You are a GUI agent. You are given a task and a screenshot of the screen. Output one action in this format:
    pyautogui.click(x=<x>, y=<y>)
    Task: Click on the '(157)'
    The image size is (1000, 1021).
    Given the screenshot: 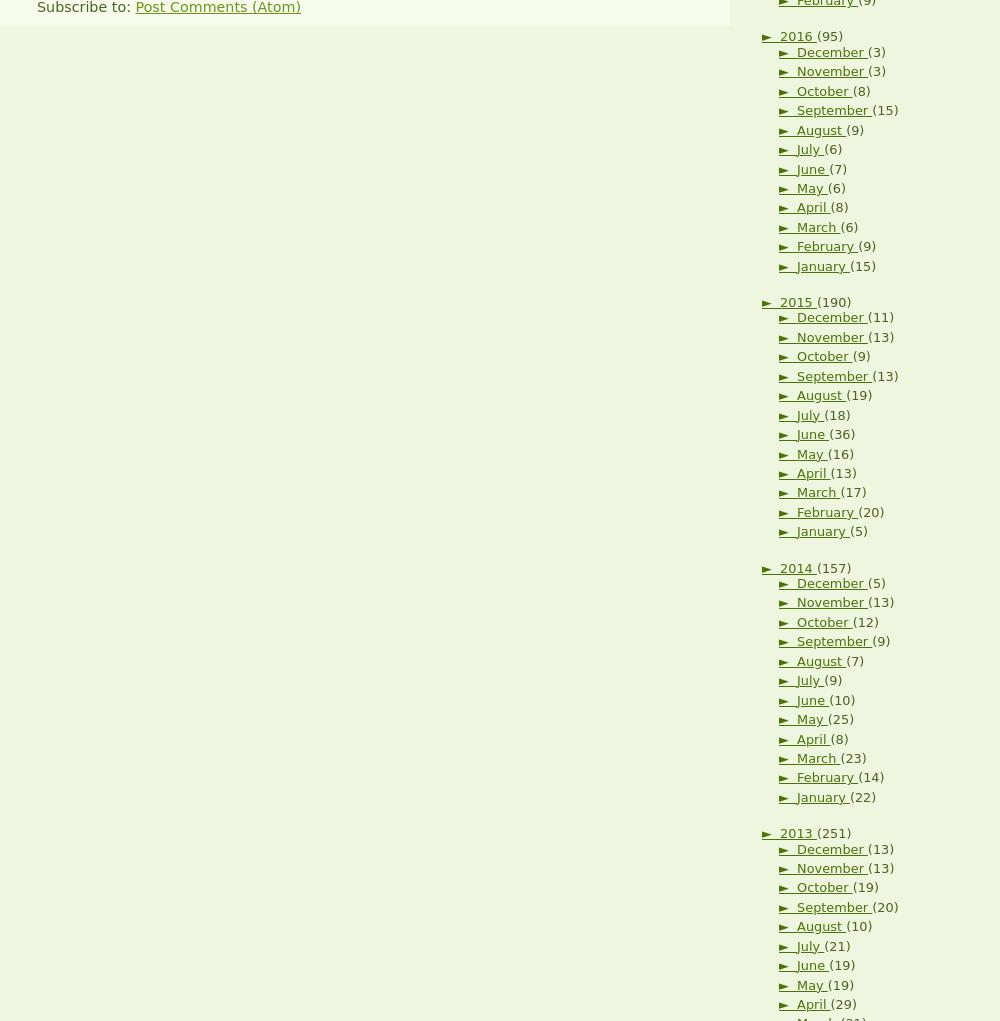 What is the action you would take?
    pyautogui.click(x=832, y=566)
    